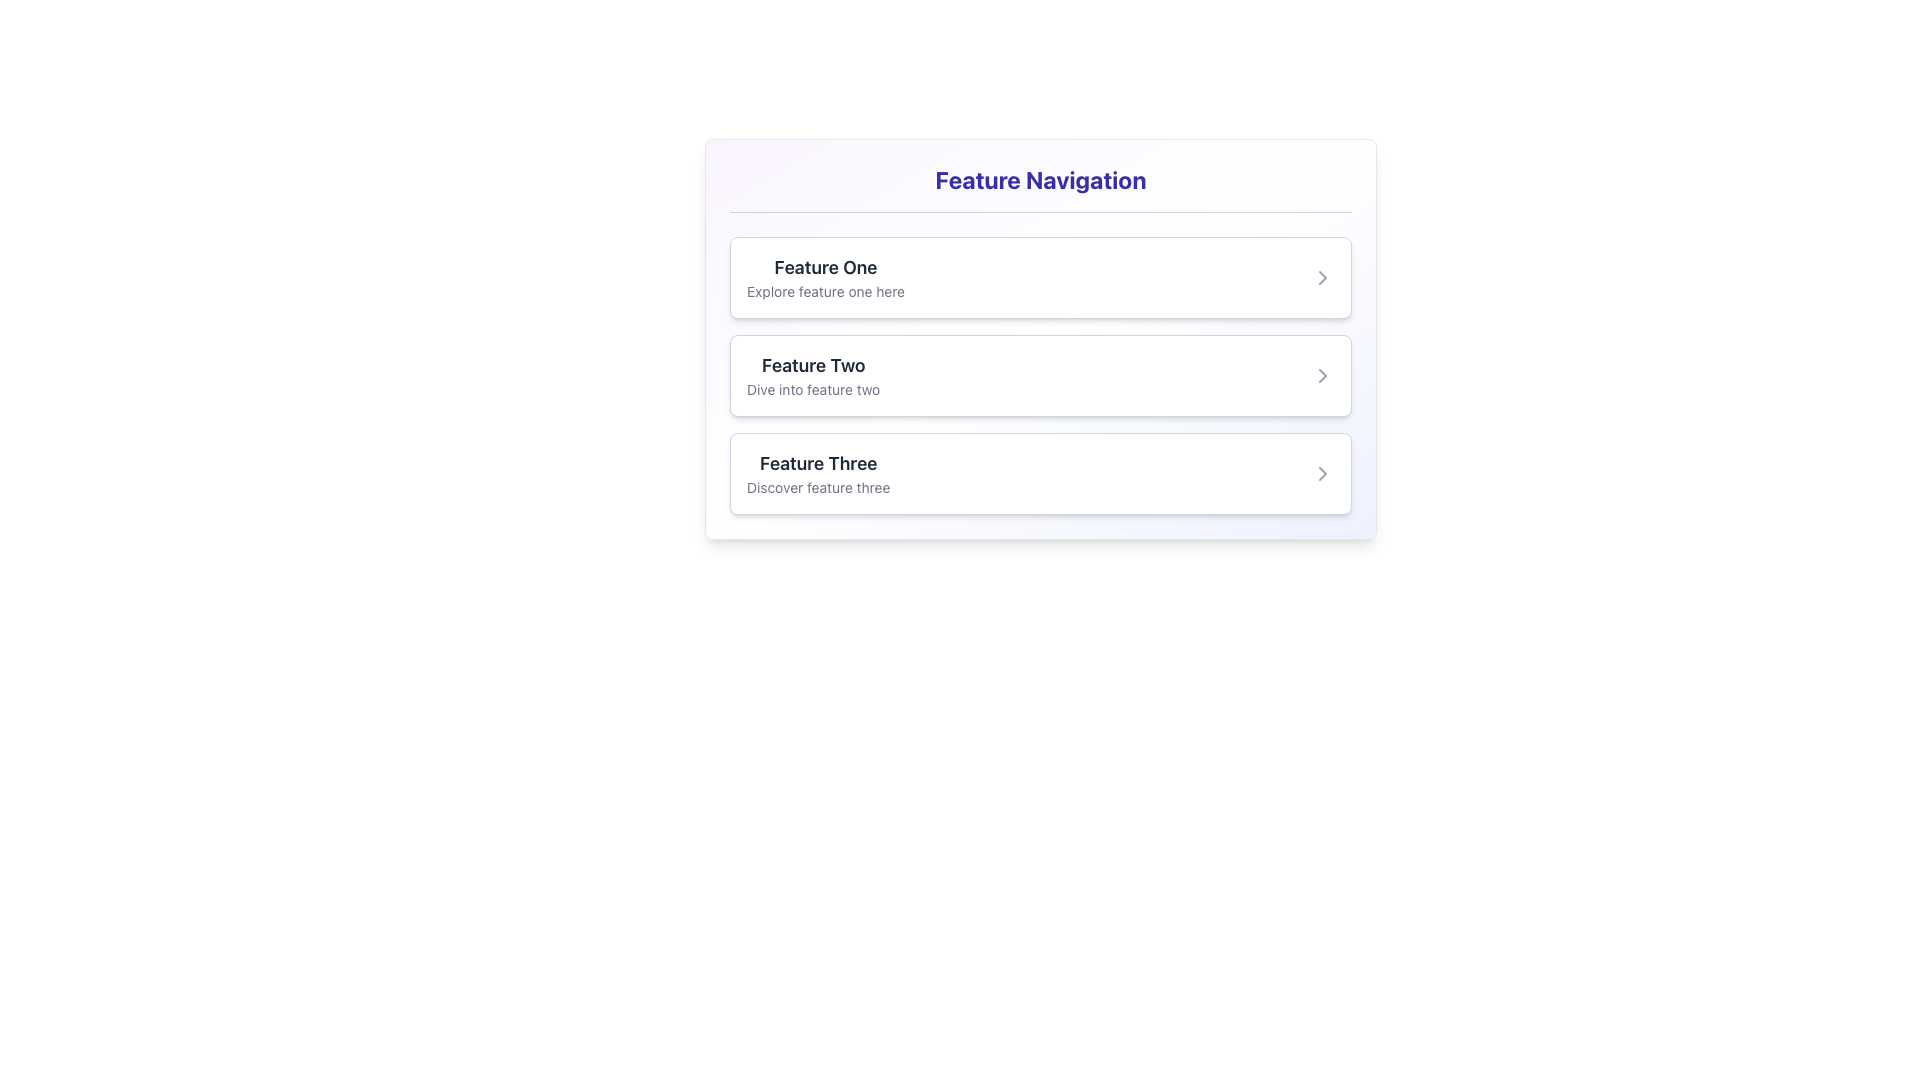 This screenshot has height=1080, width=1920. Describe the element at coordinates (825, 266) in the screenshot. I see `Text Label that serves as the title for the first feature in the navigation interface, located above the descriptive text 'Explore feature one here'` at that location.